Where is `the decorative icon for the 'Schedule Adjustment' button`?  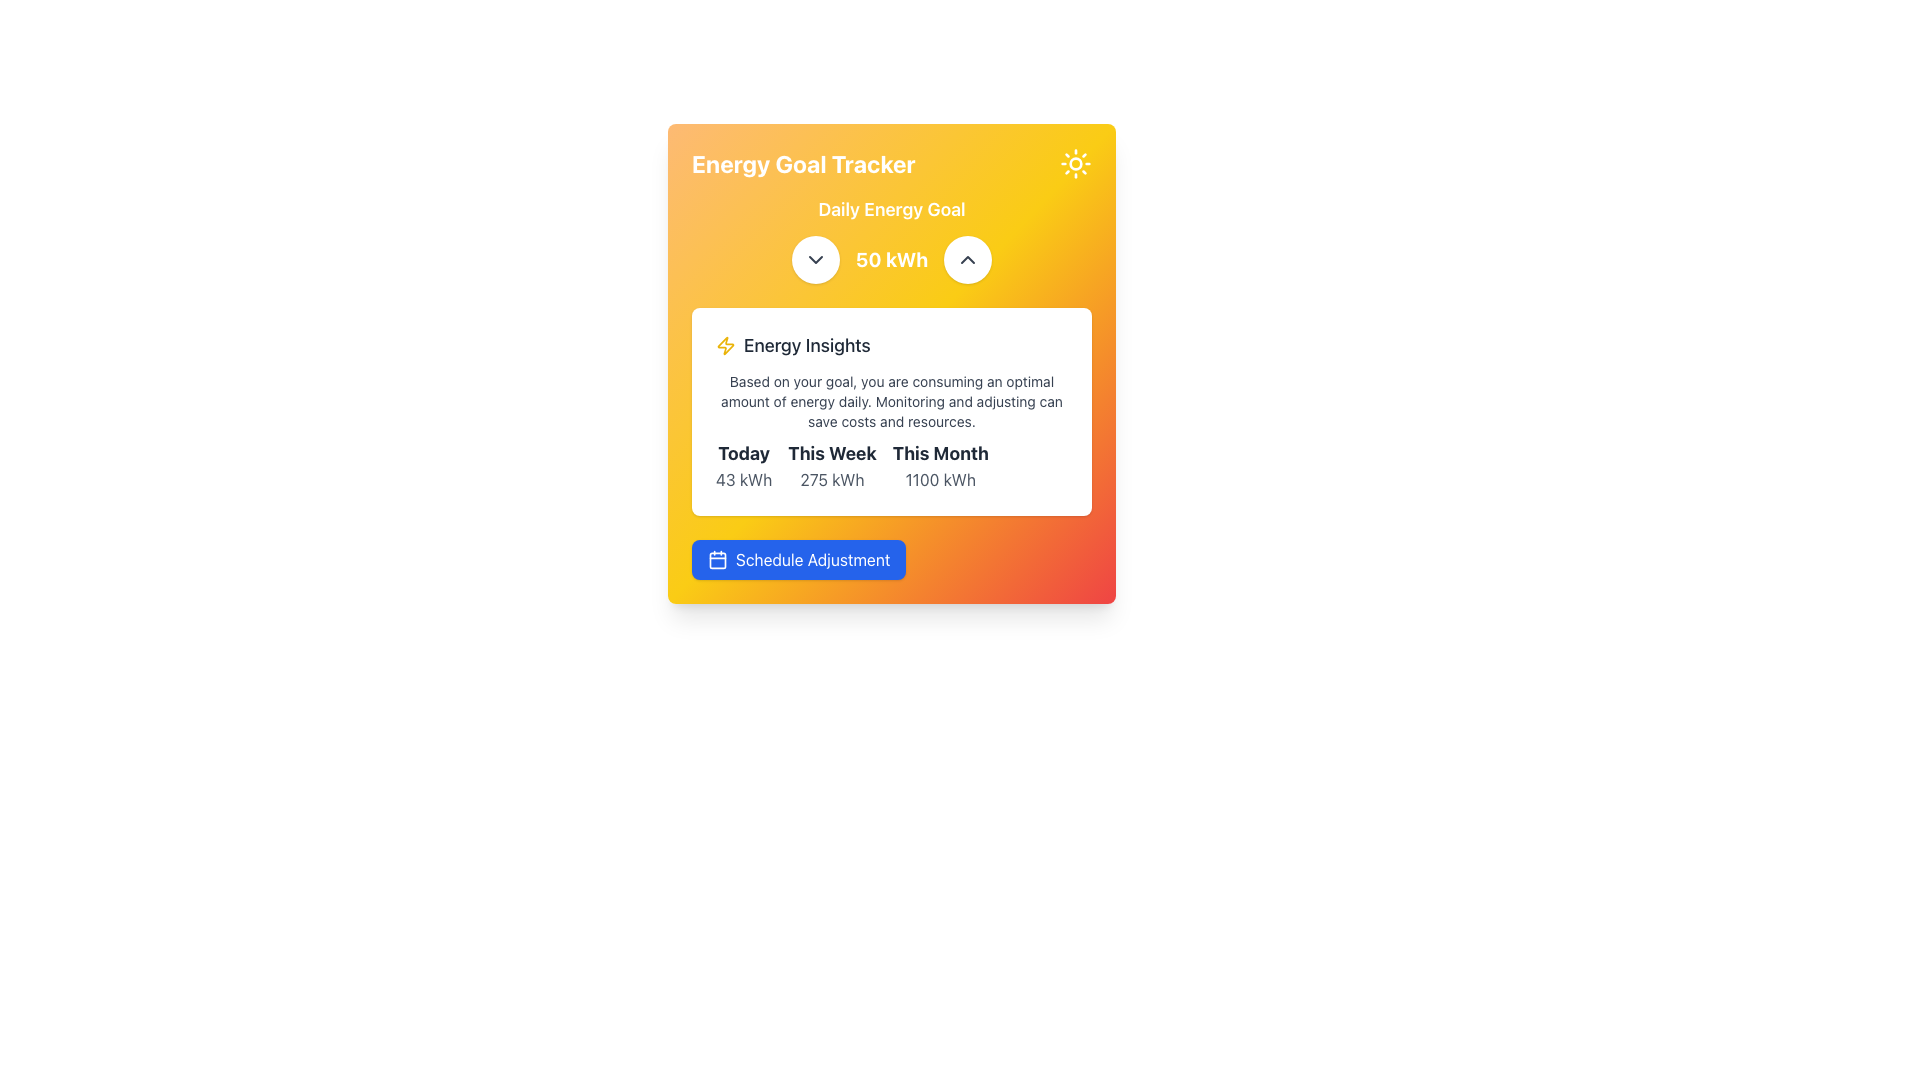 the decorative icon for the 'Schedule Adjustment' button is located at coordinates (718, 559).